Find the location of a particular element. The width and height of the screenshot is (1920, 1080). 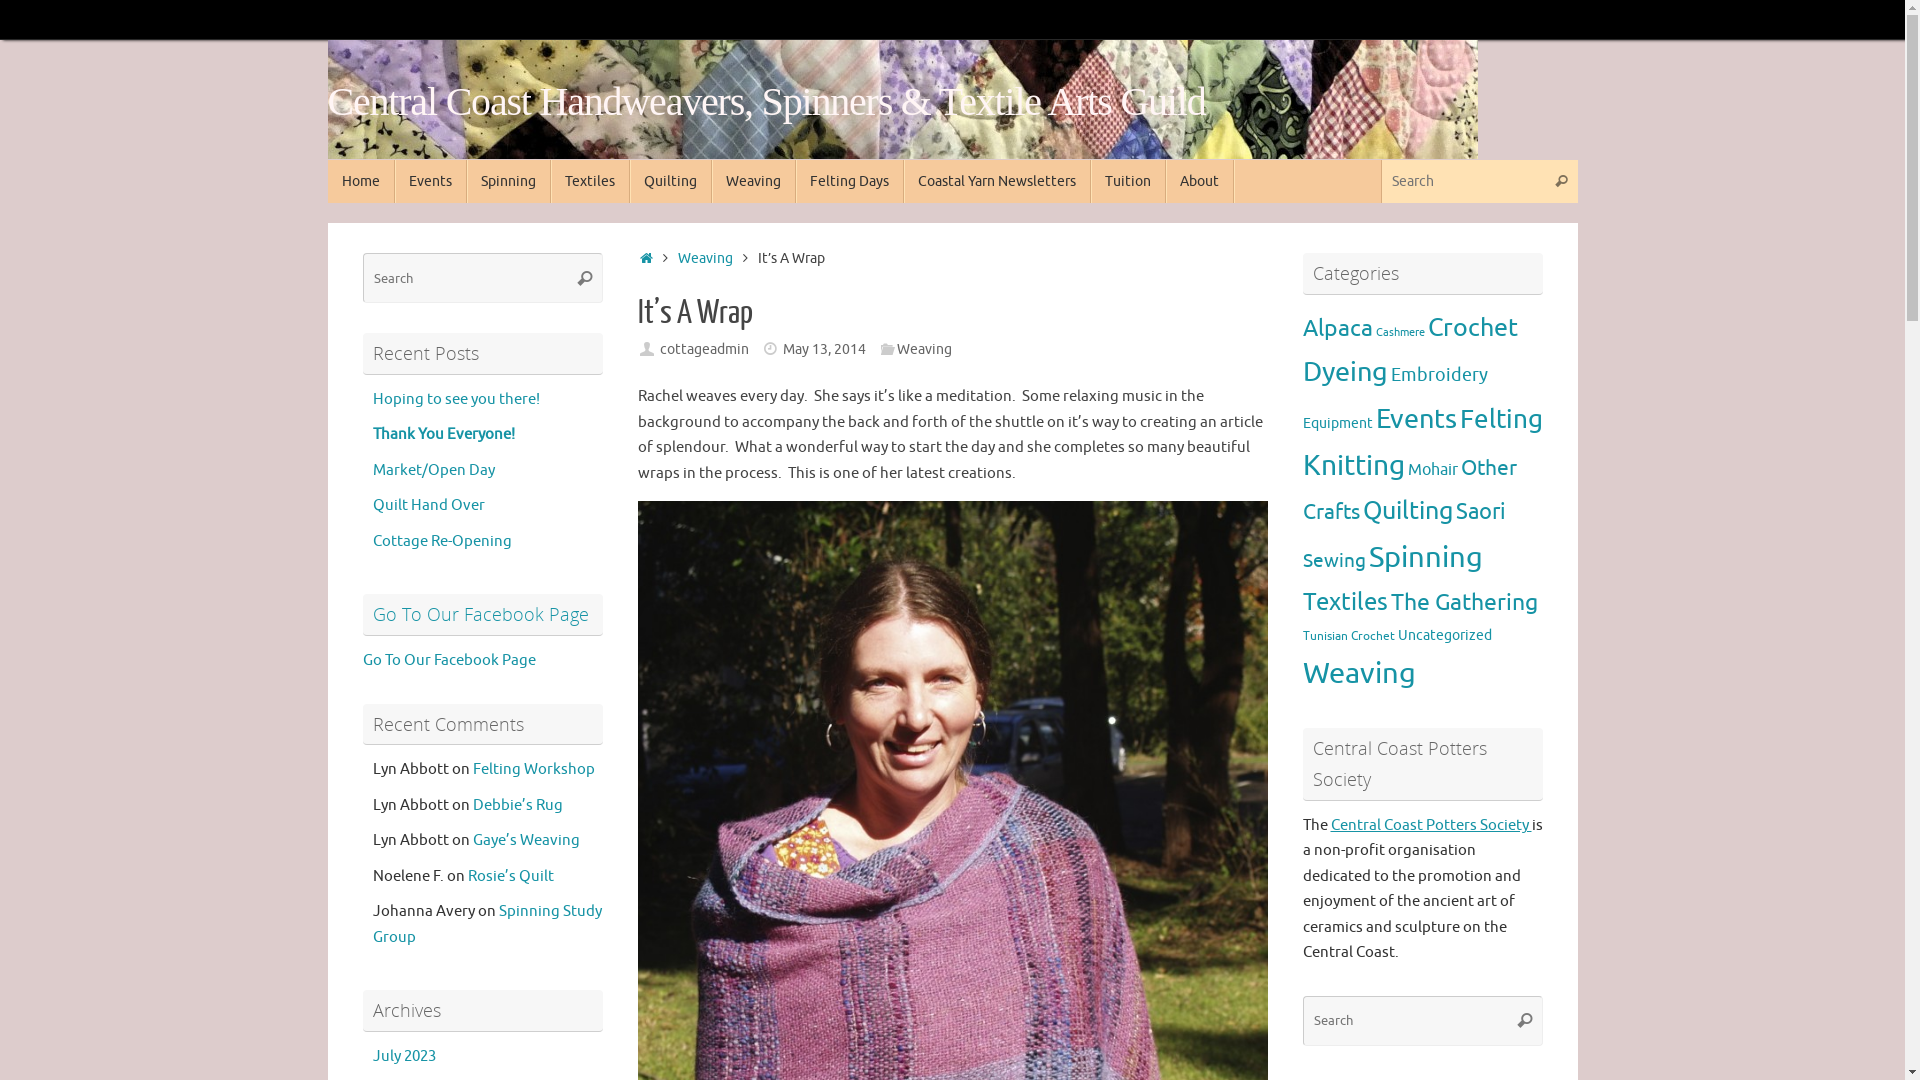

'Spinning Study Group' is located at coordinates (486, 924).